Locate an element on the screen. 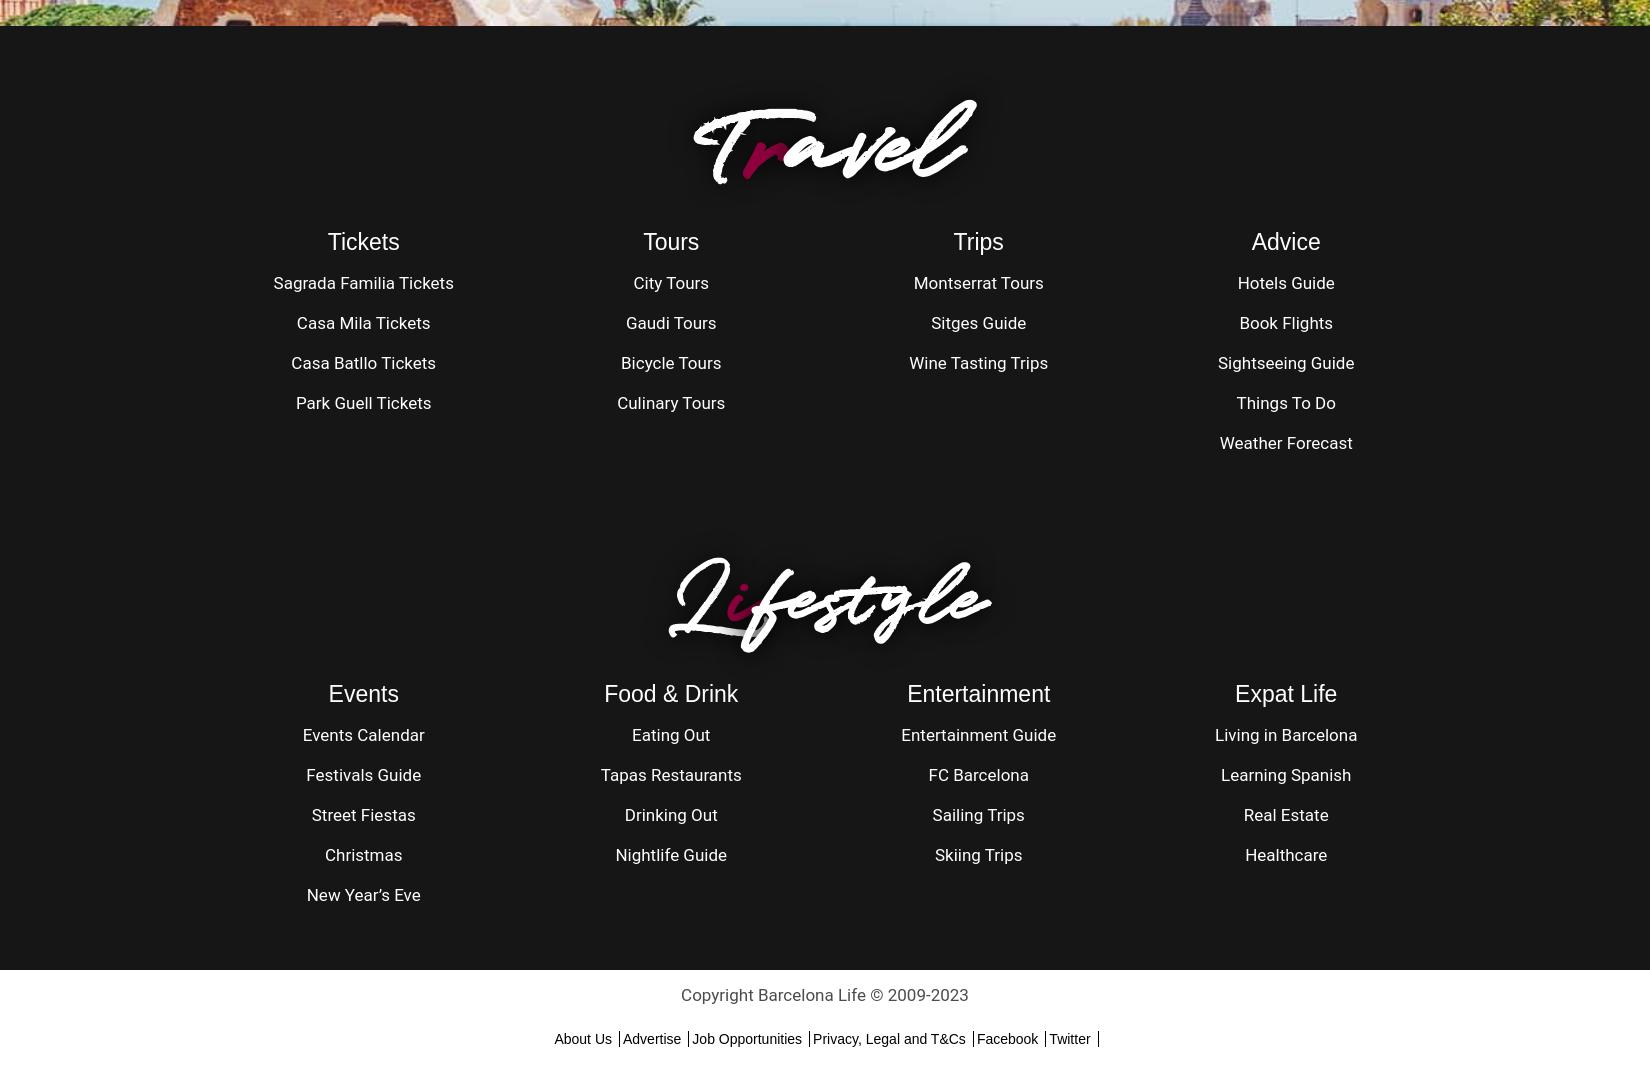  'Advertise' is located at coordinates (651, 1037).